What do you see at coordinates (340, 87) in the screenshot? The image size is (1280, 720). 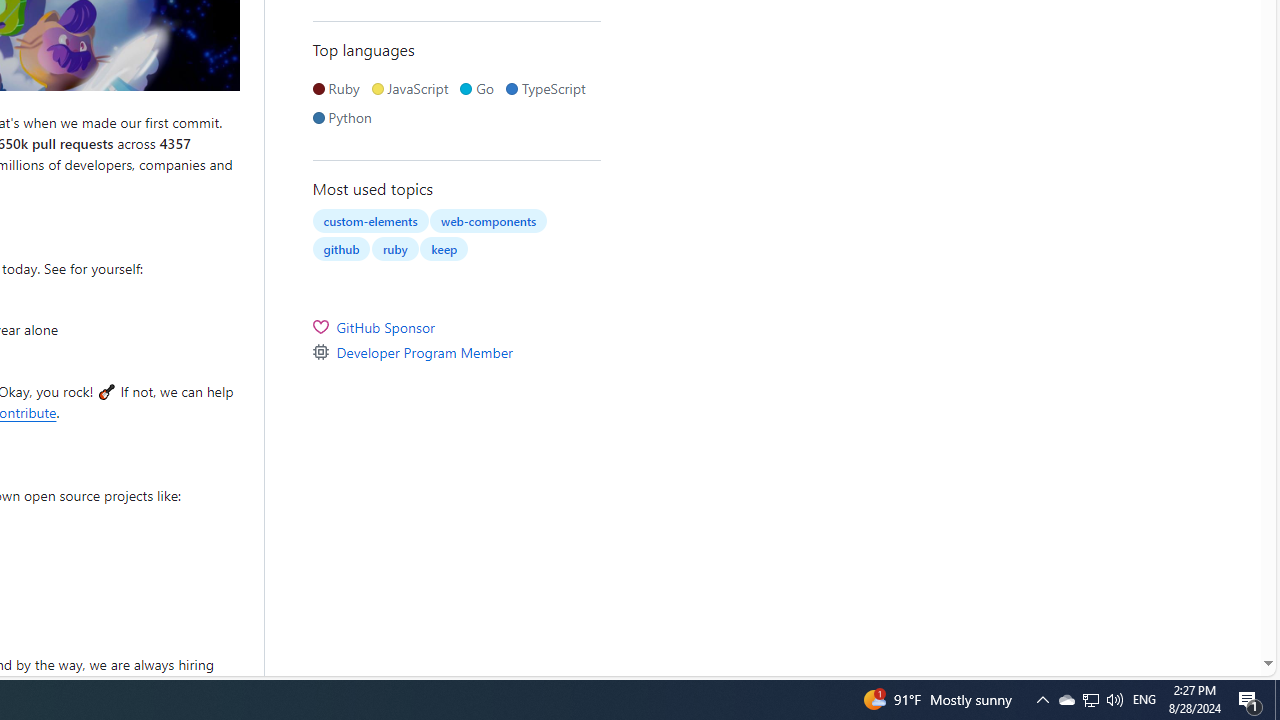 I see `'Ruby'` at bounding box center [340, 87].